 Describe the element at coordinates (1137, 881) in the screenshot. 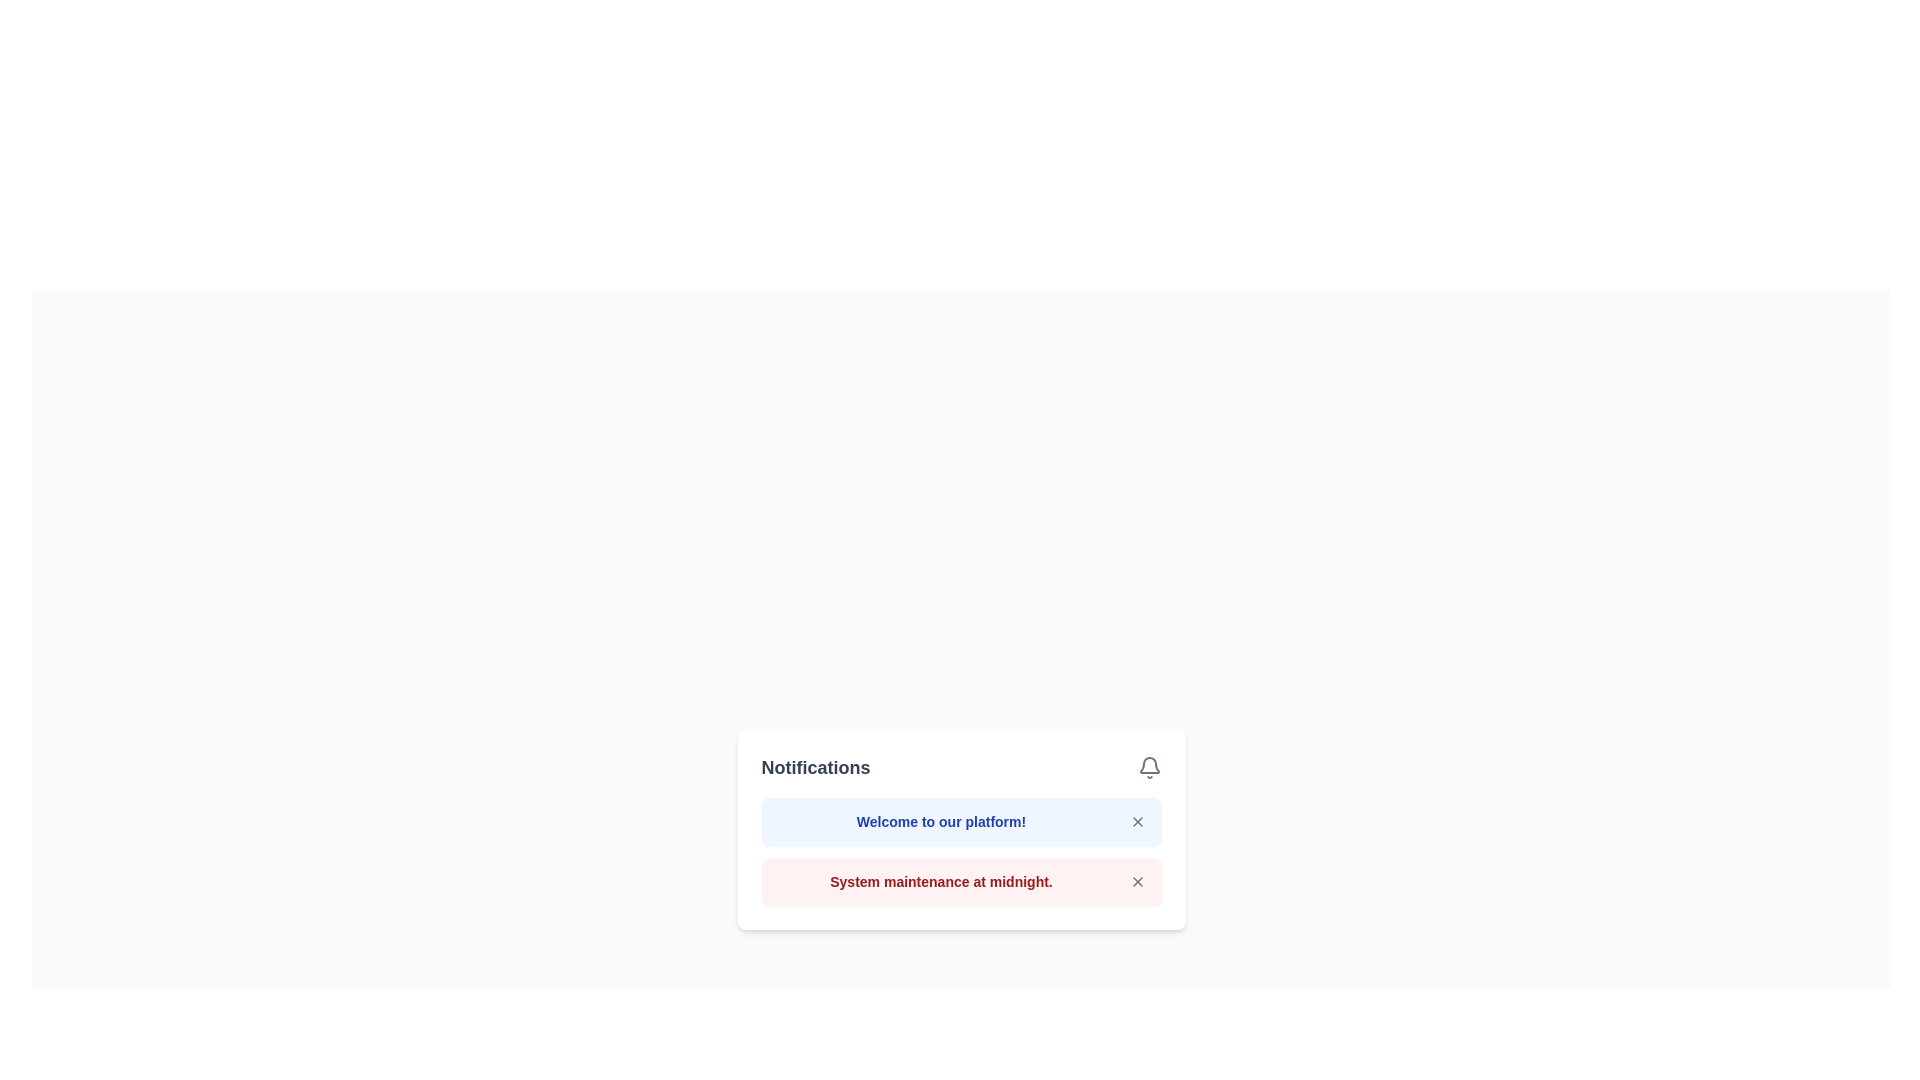

I see `the close button located on the upper-right side of the second notification row` at that location.